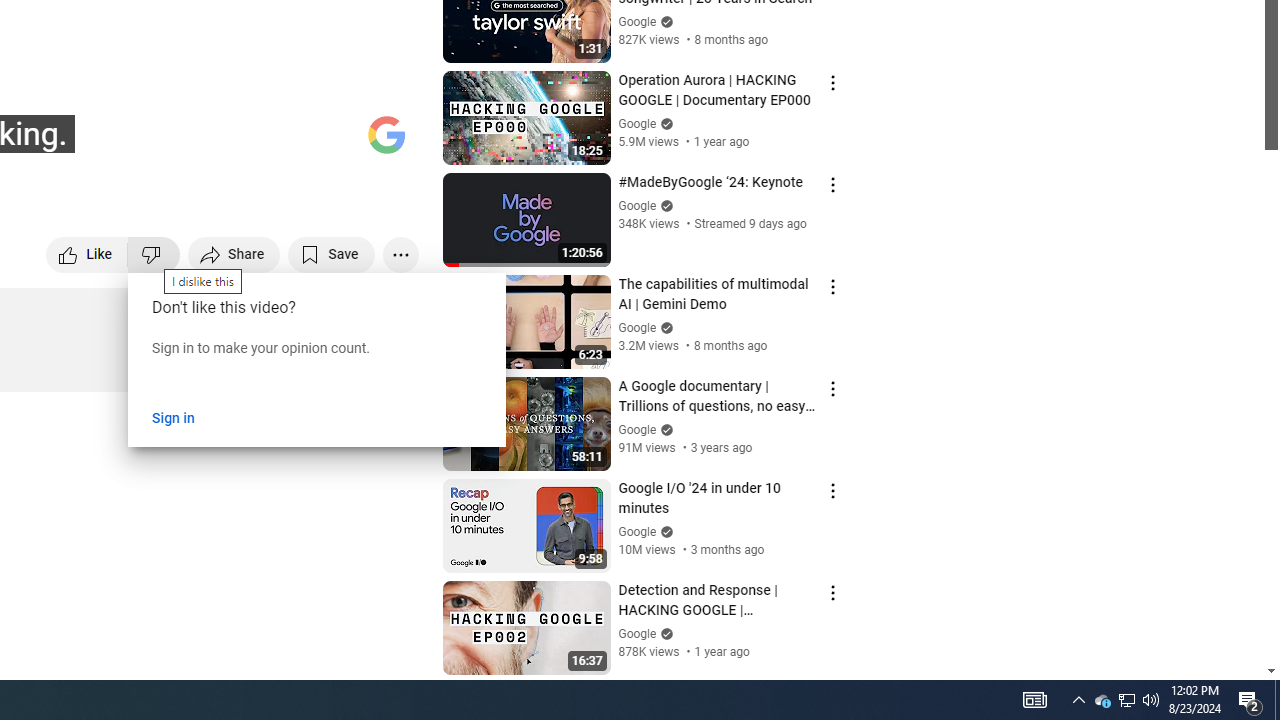 The image size is (1280, 720). I want to click on 'Channel watermark', so click(386, 135).